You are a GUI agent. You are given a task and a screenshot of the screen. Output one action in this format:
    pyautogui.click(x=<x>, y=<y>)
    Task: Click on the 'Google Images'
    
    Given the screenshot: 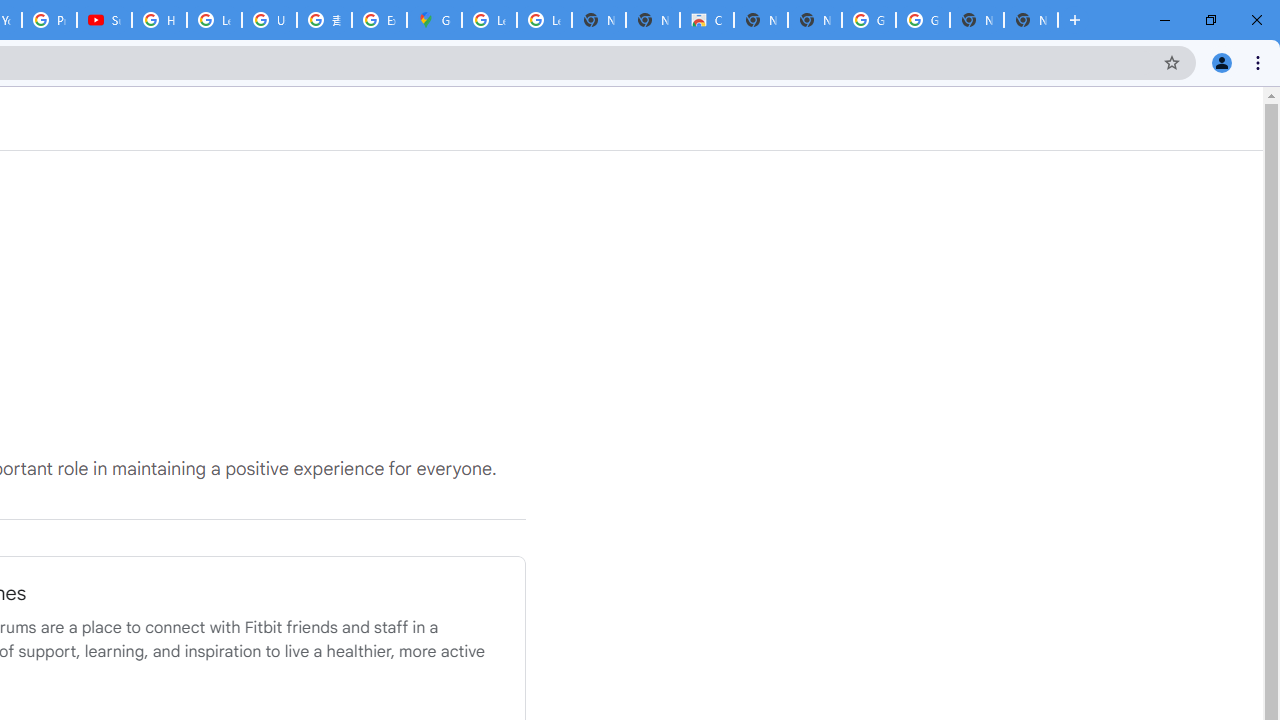 What is the action you would take?
    pyautogui.click(x=921, y=20)
    